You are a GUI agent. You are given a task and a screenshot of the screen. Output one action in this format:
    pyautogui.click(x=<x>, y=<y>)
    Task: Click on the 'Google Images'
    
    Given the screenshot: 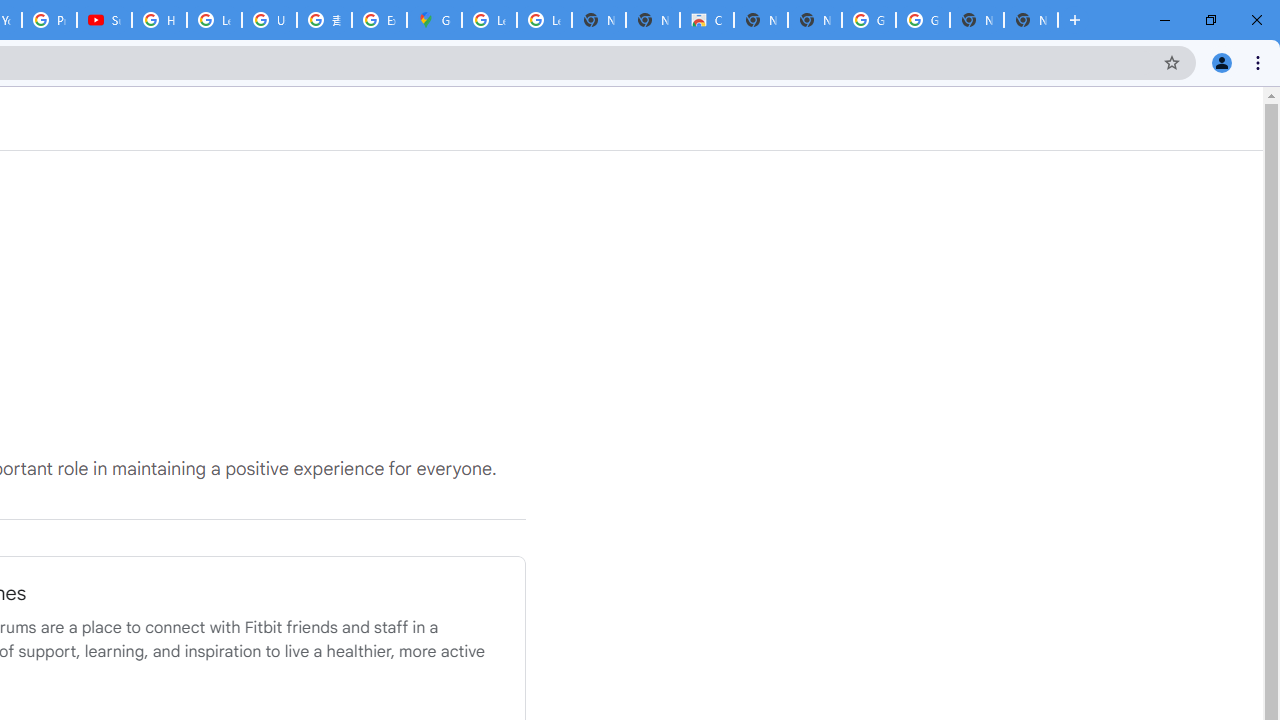 What is the action you would take?
    pyautogui.click(x=921, y=20)
    